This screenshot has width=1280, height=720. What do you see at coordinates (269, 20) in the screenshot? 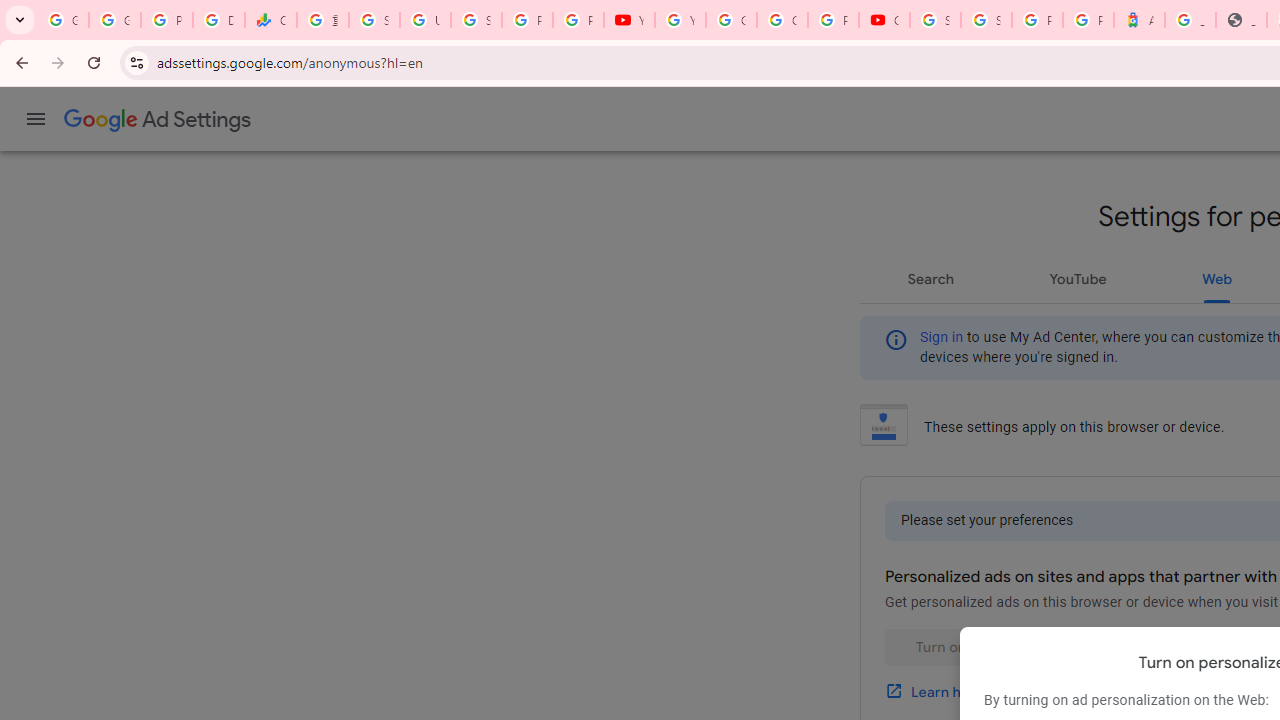
I see `'Currencies - Google Finance'` at bounding box center [269, 20].